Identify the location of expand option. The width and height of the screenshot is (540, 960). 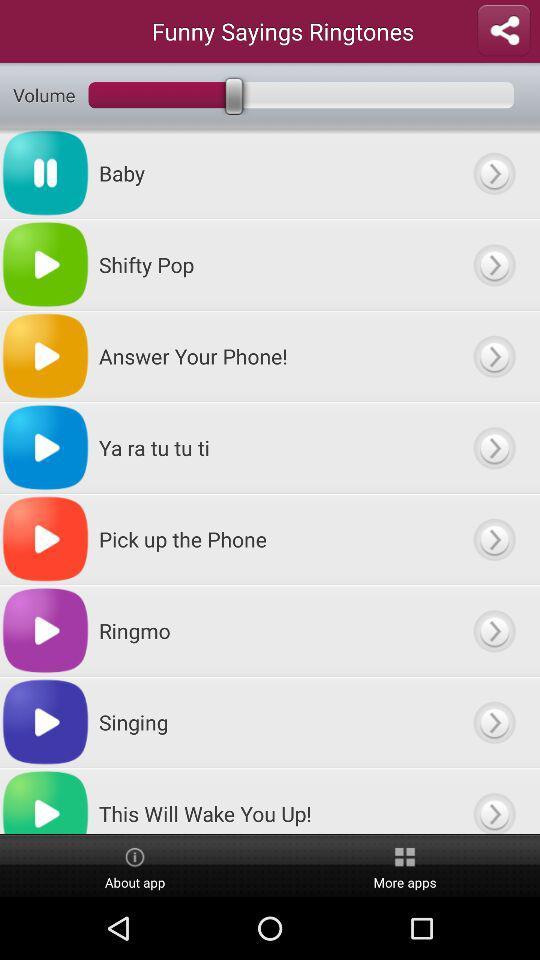
(493, 172).